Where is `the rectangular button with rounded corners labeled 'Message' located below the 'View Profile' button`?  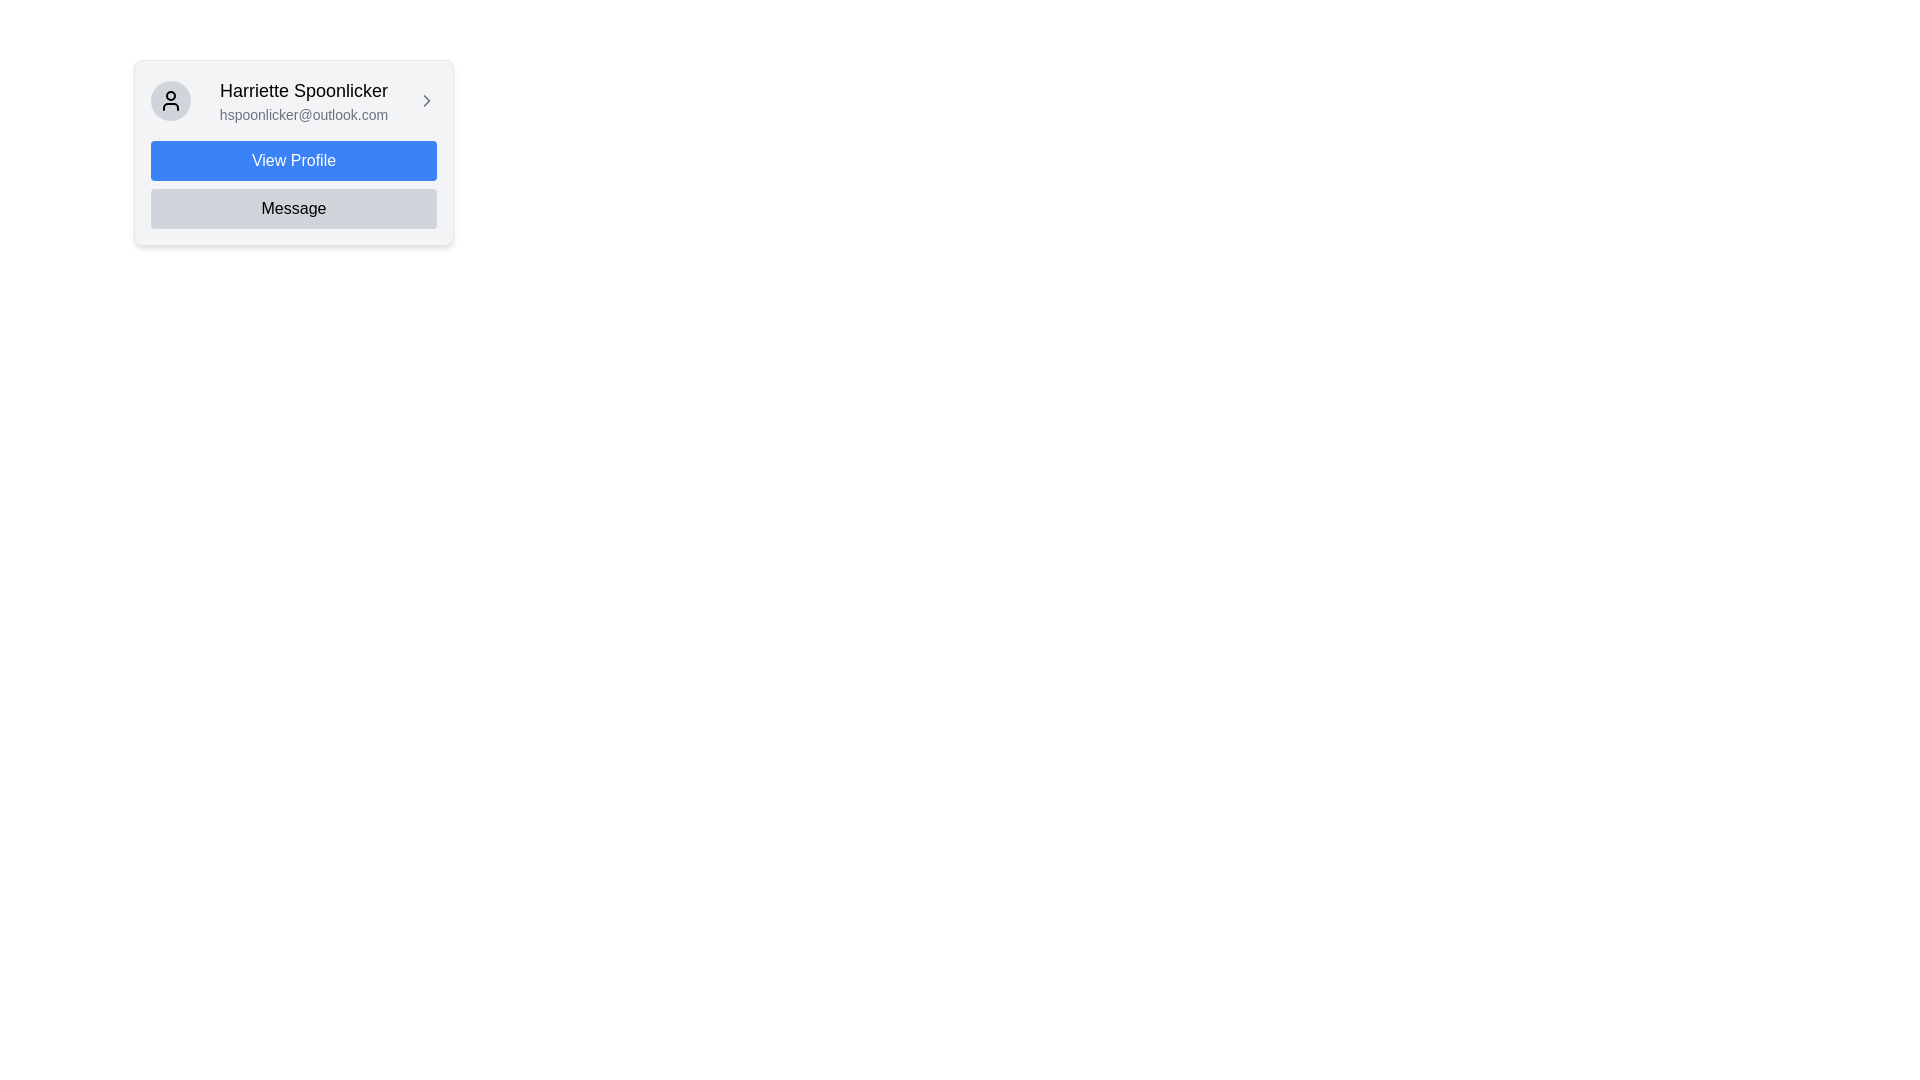 the rectangular button with rounded corners labeled 'Message' located below the 'View Profile' button is located at coordinates (292, 208).